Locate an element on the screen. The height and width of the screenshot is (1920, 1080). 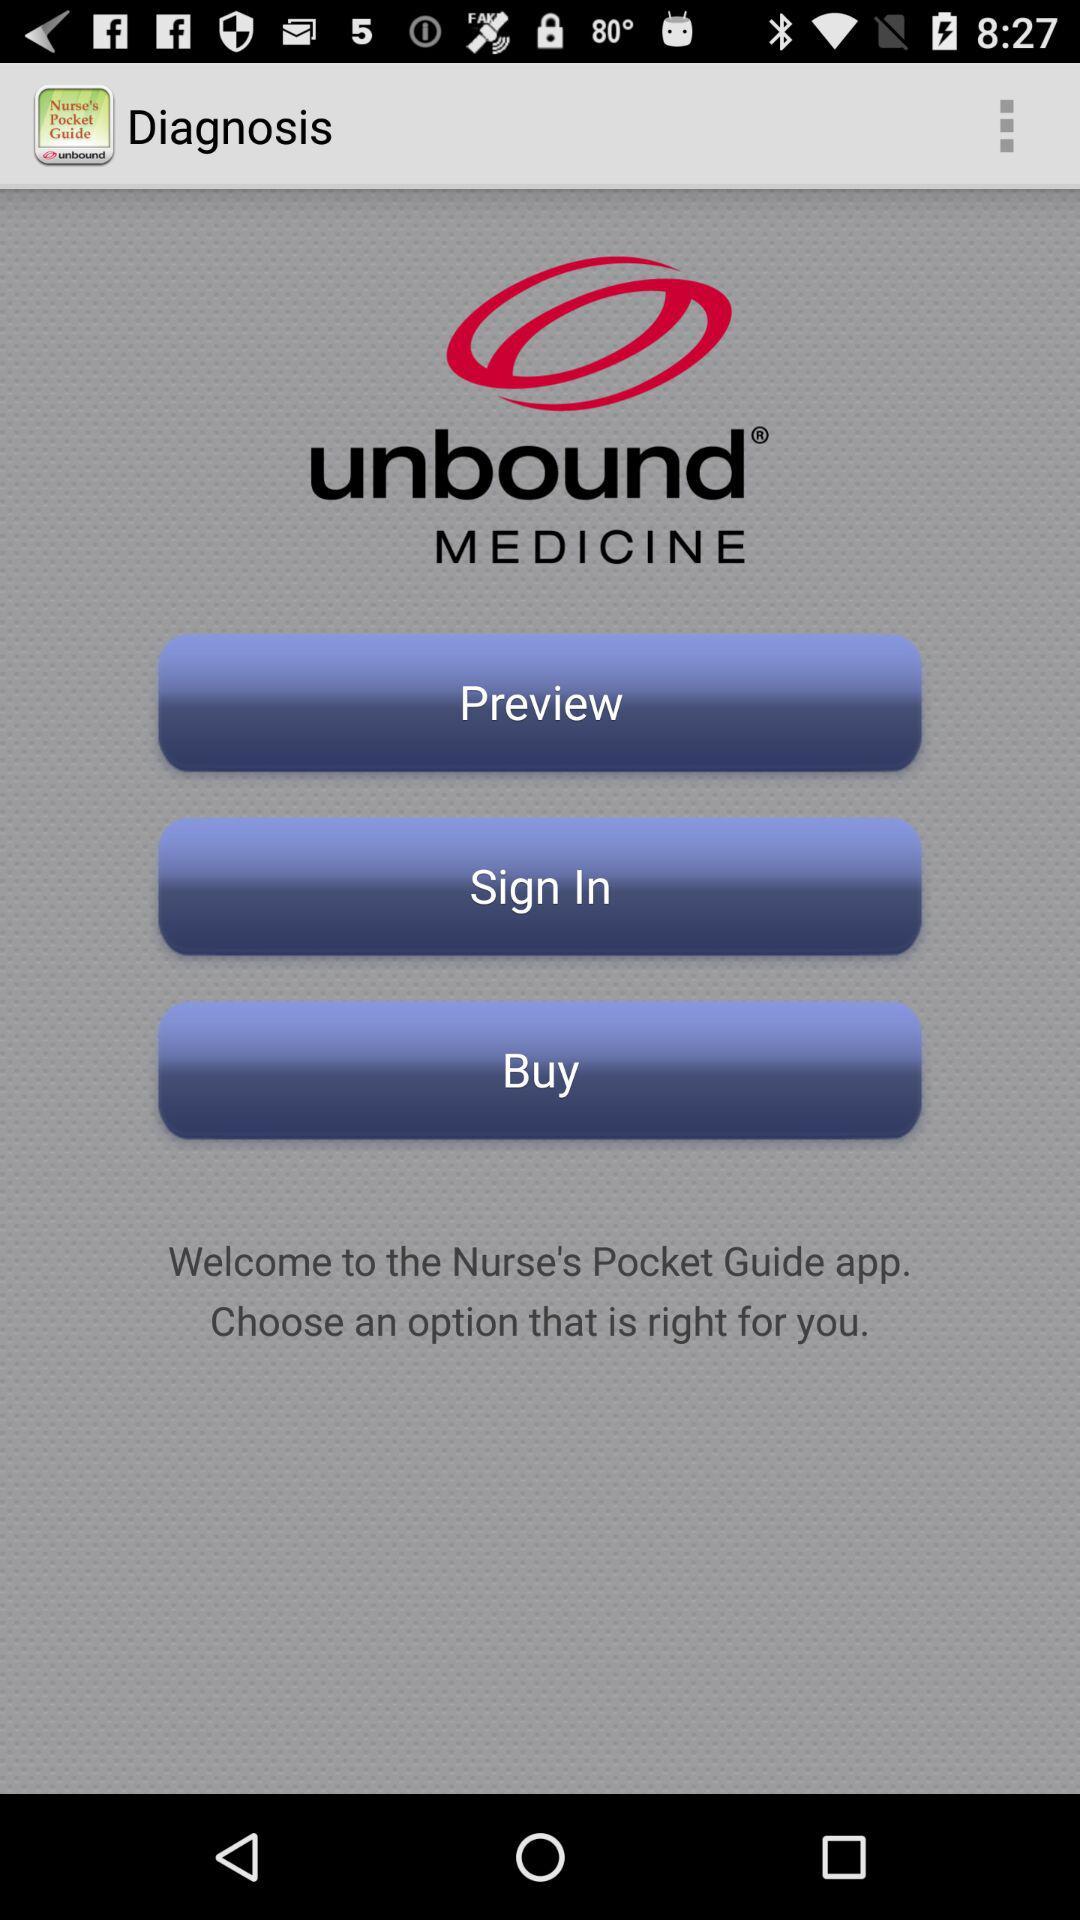
item above buy button is located at coordinates (540, 891).